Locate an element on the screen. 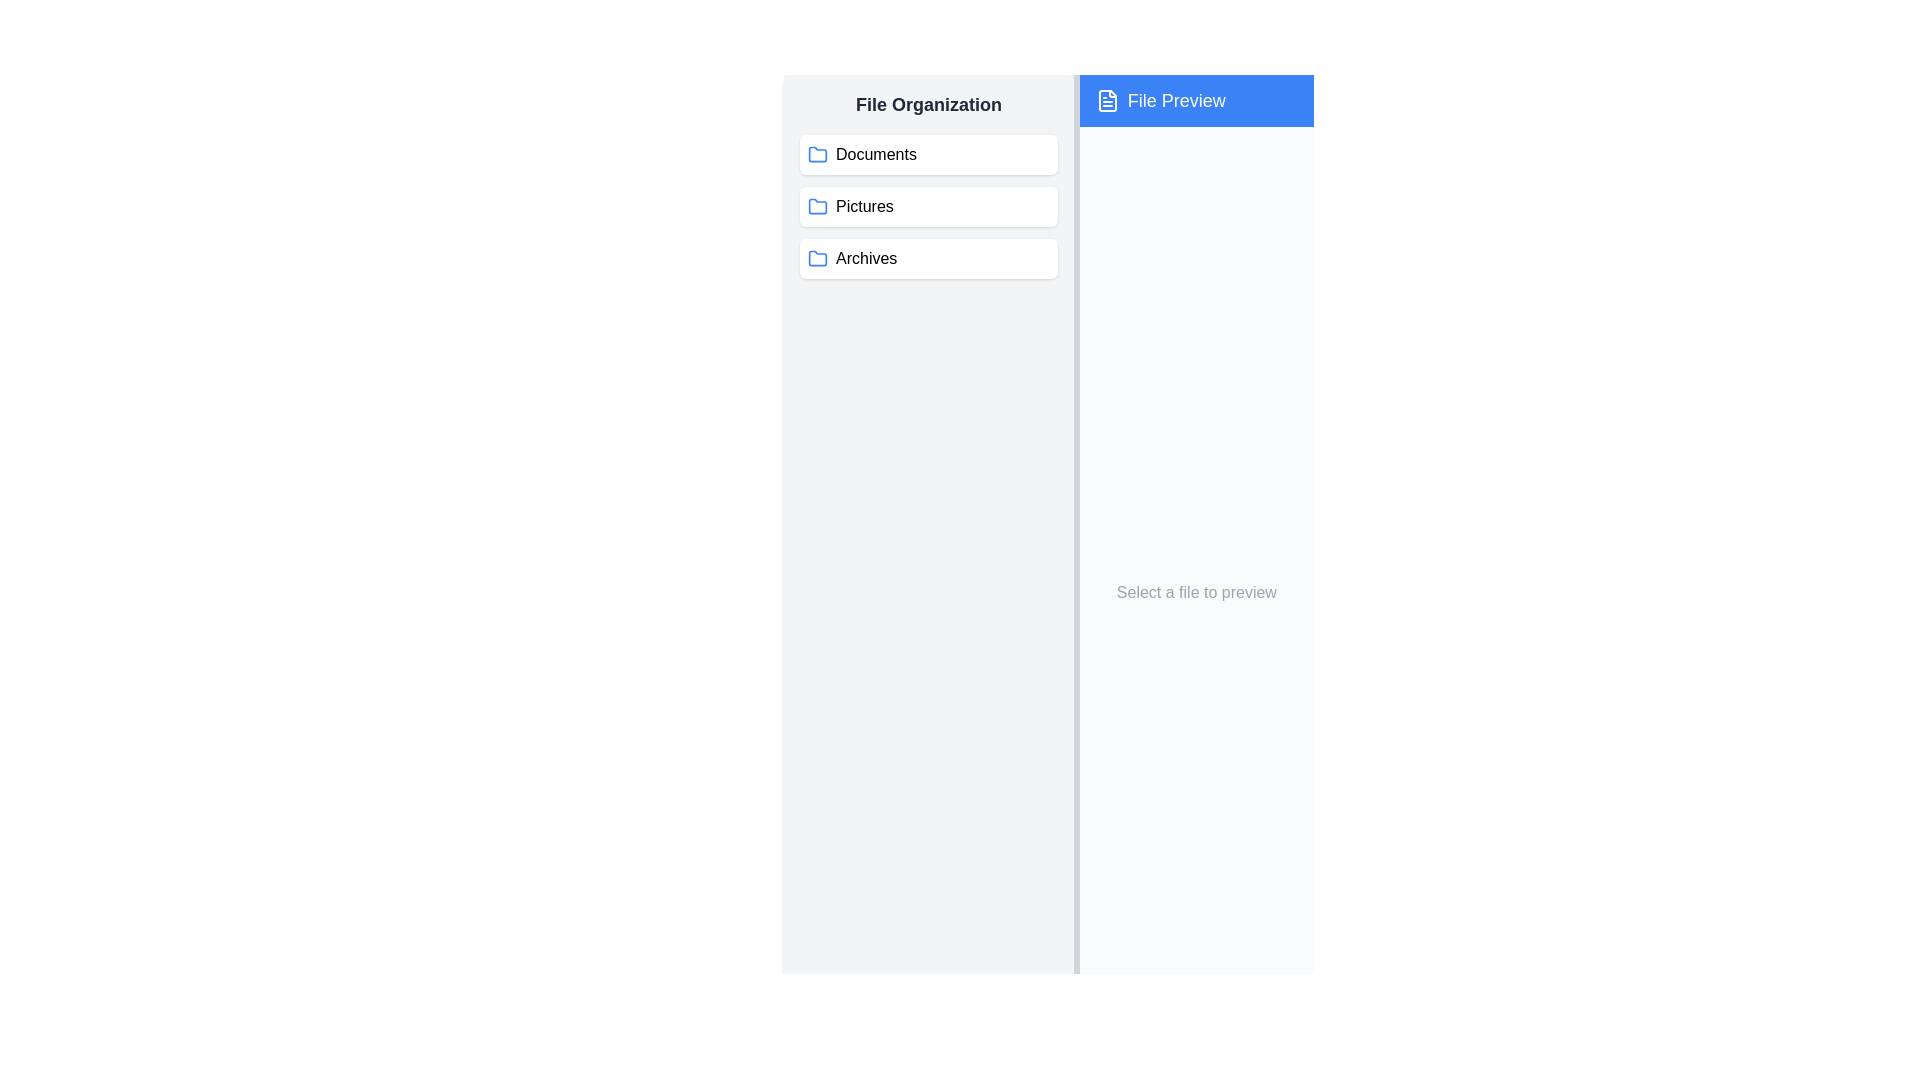 Image resolution: width=1920 pixels, height=1080 pixels. the 'File Preview' text label located on the right panel header next to the document icon within a blue background band is located at coordinates (1176, 100).